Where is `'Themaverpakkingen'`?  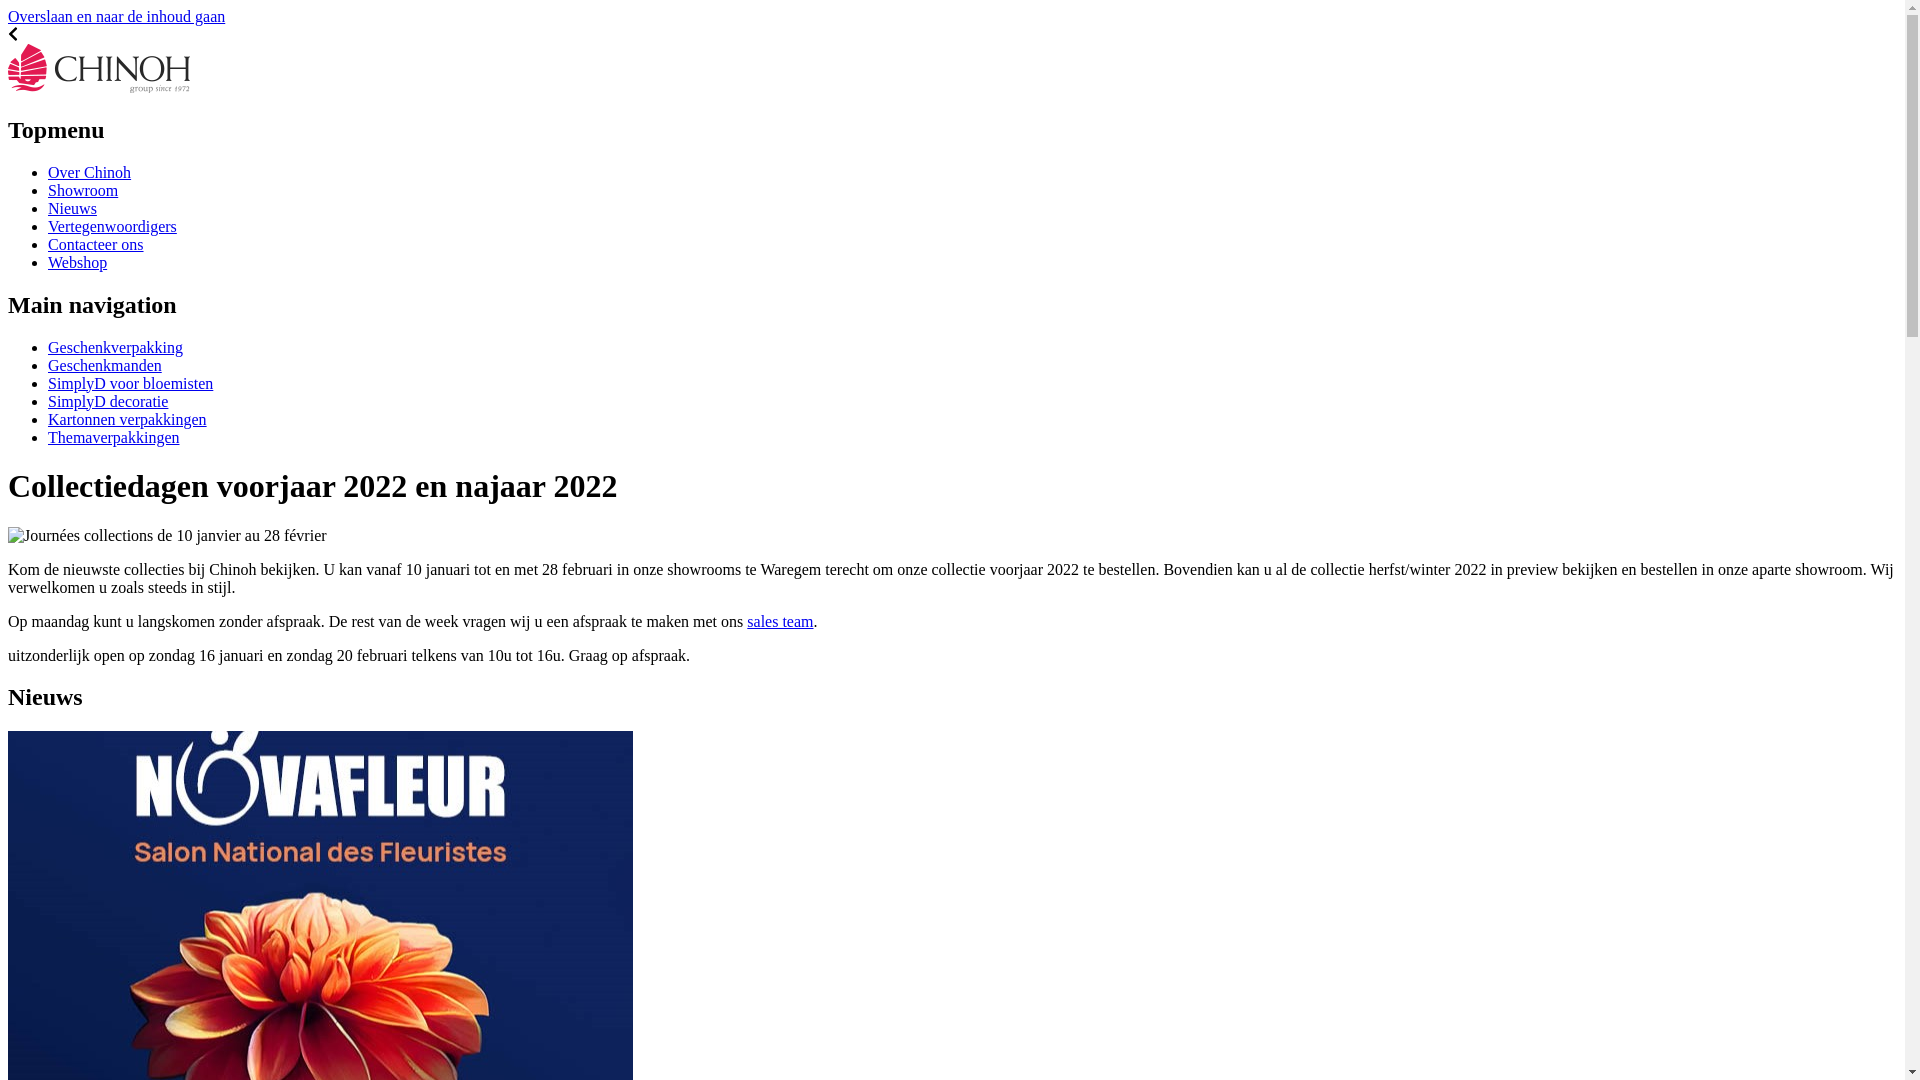
'Themaverpakkingen' is located at coordinates (113, 436).